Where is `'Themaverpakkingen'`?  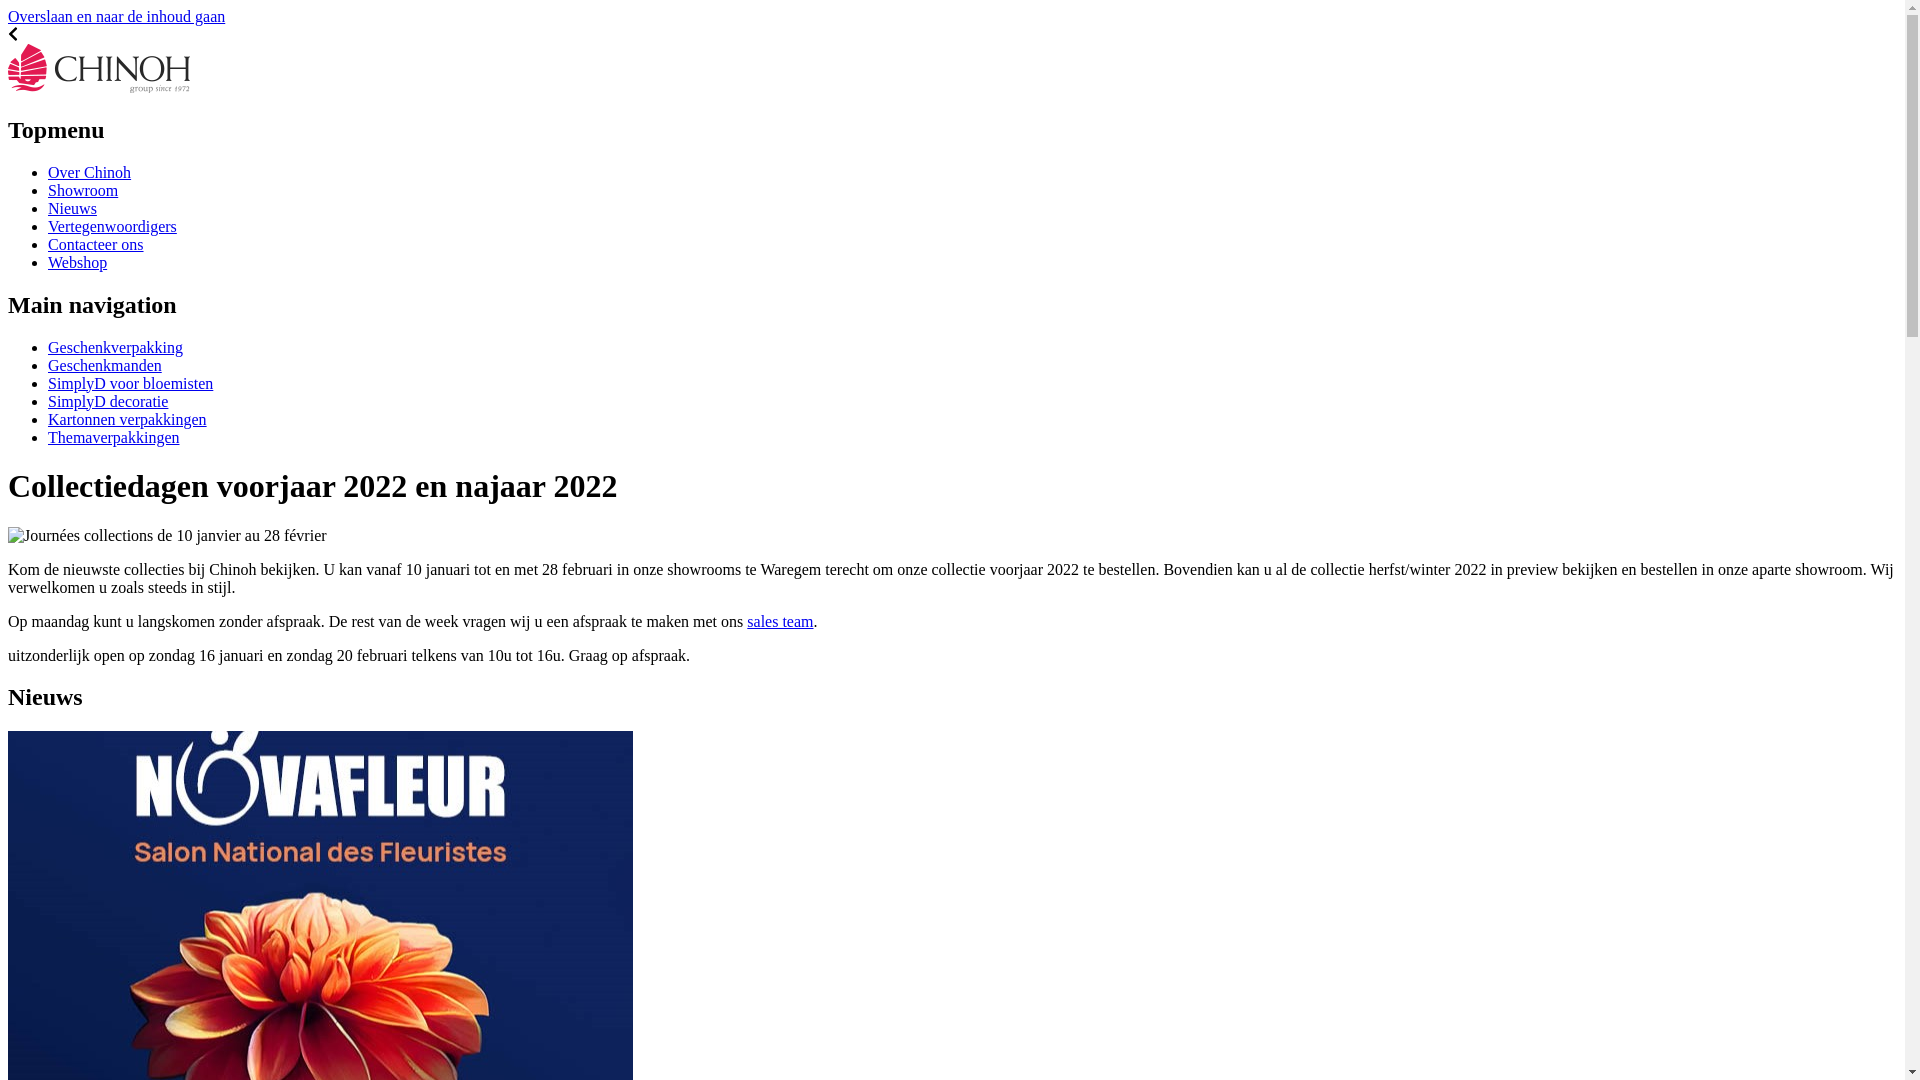
'Themaverpakkingen' is located at coordinates (113, 436).